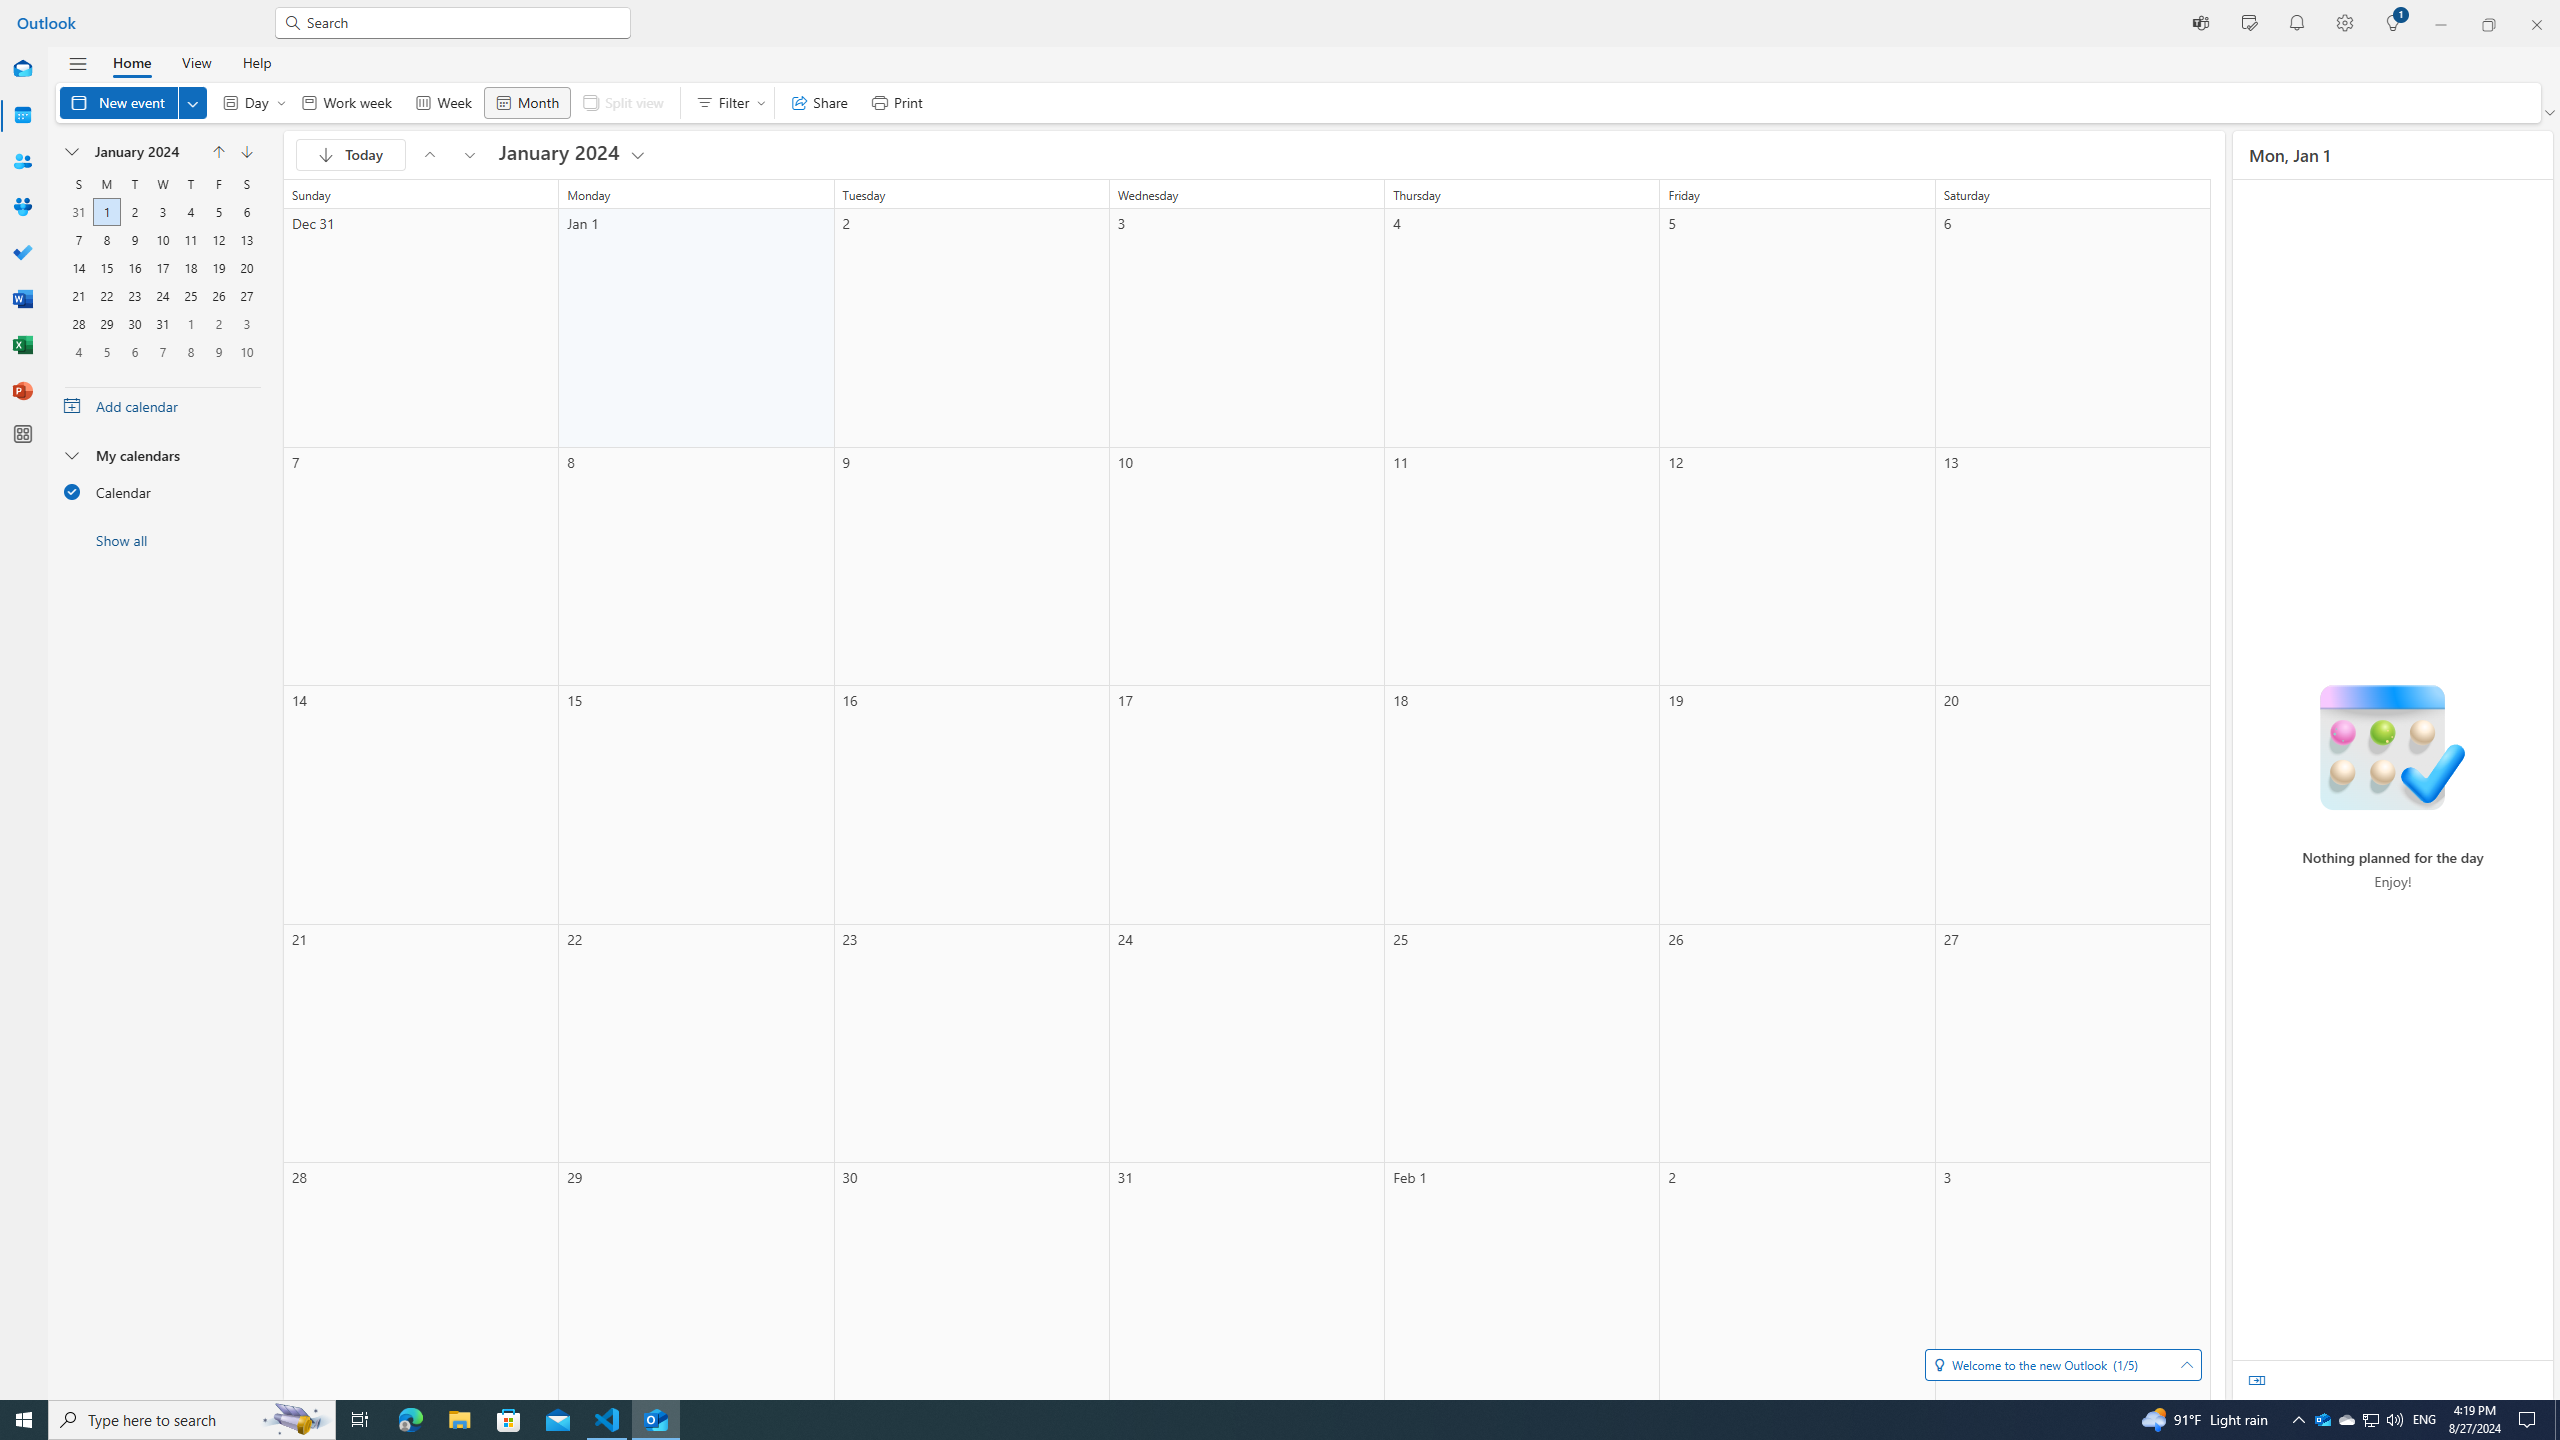 The image size is (2560, 1440). I want to click on '9, February, 2024', so click(217, 352).